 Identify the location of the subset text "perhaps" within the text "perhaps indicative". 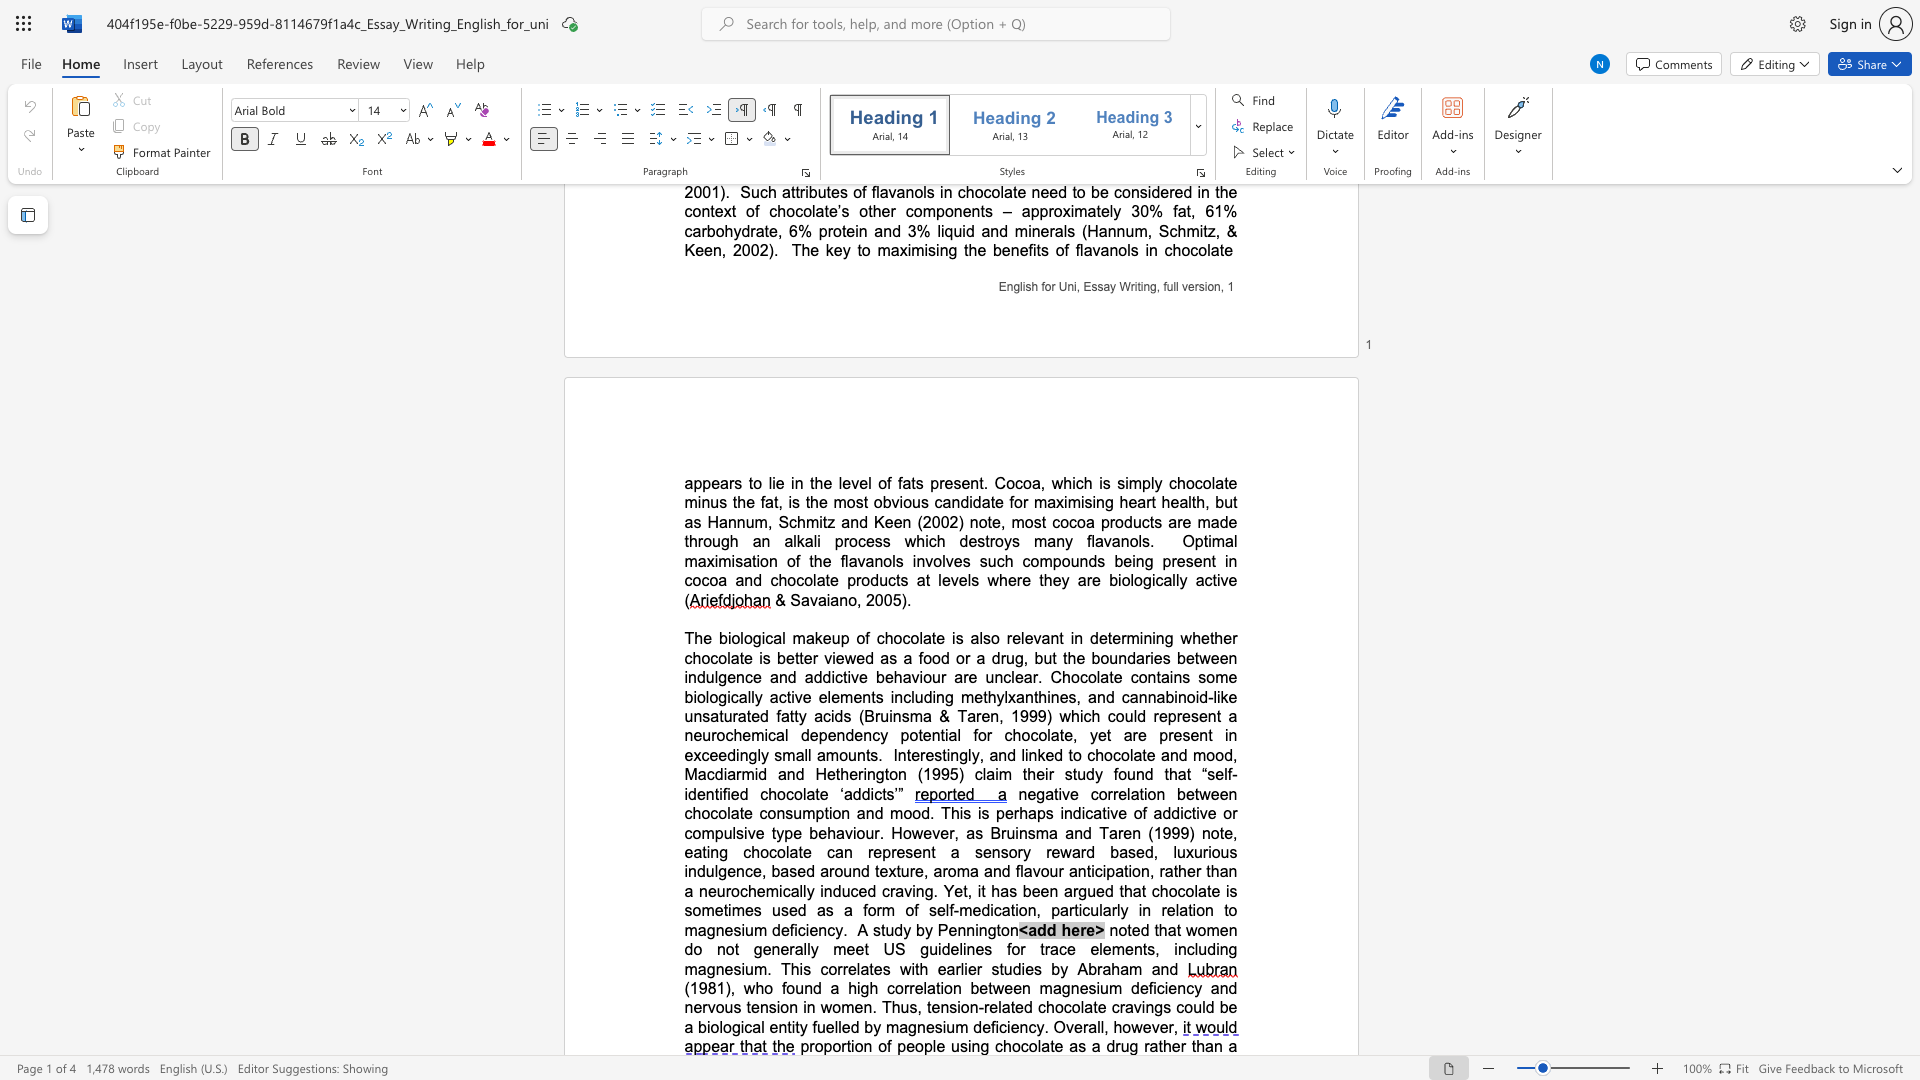
(996, 813).